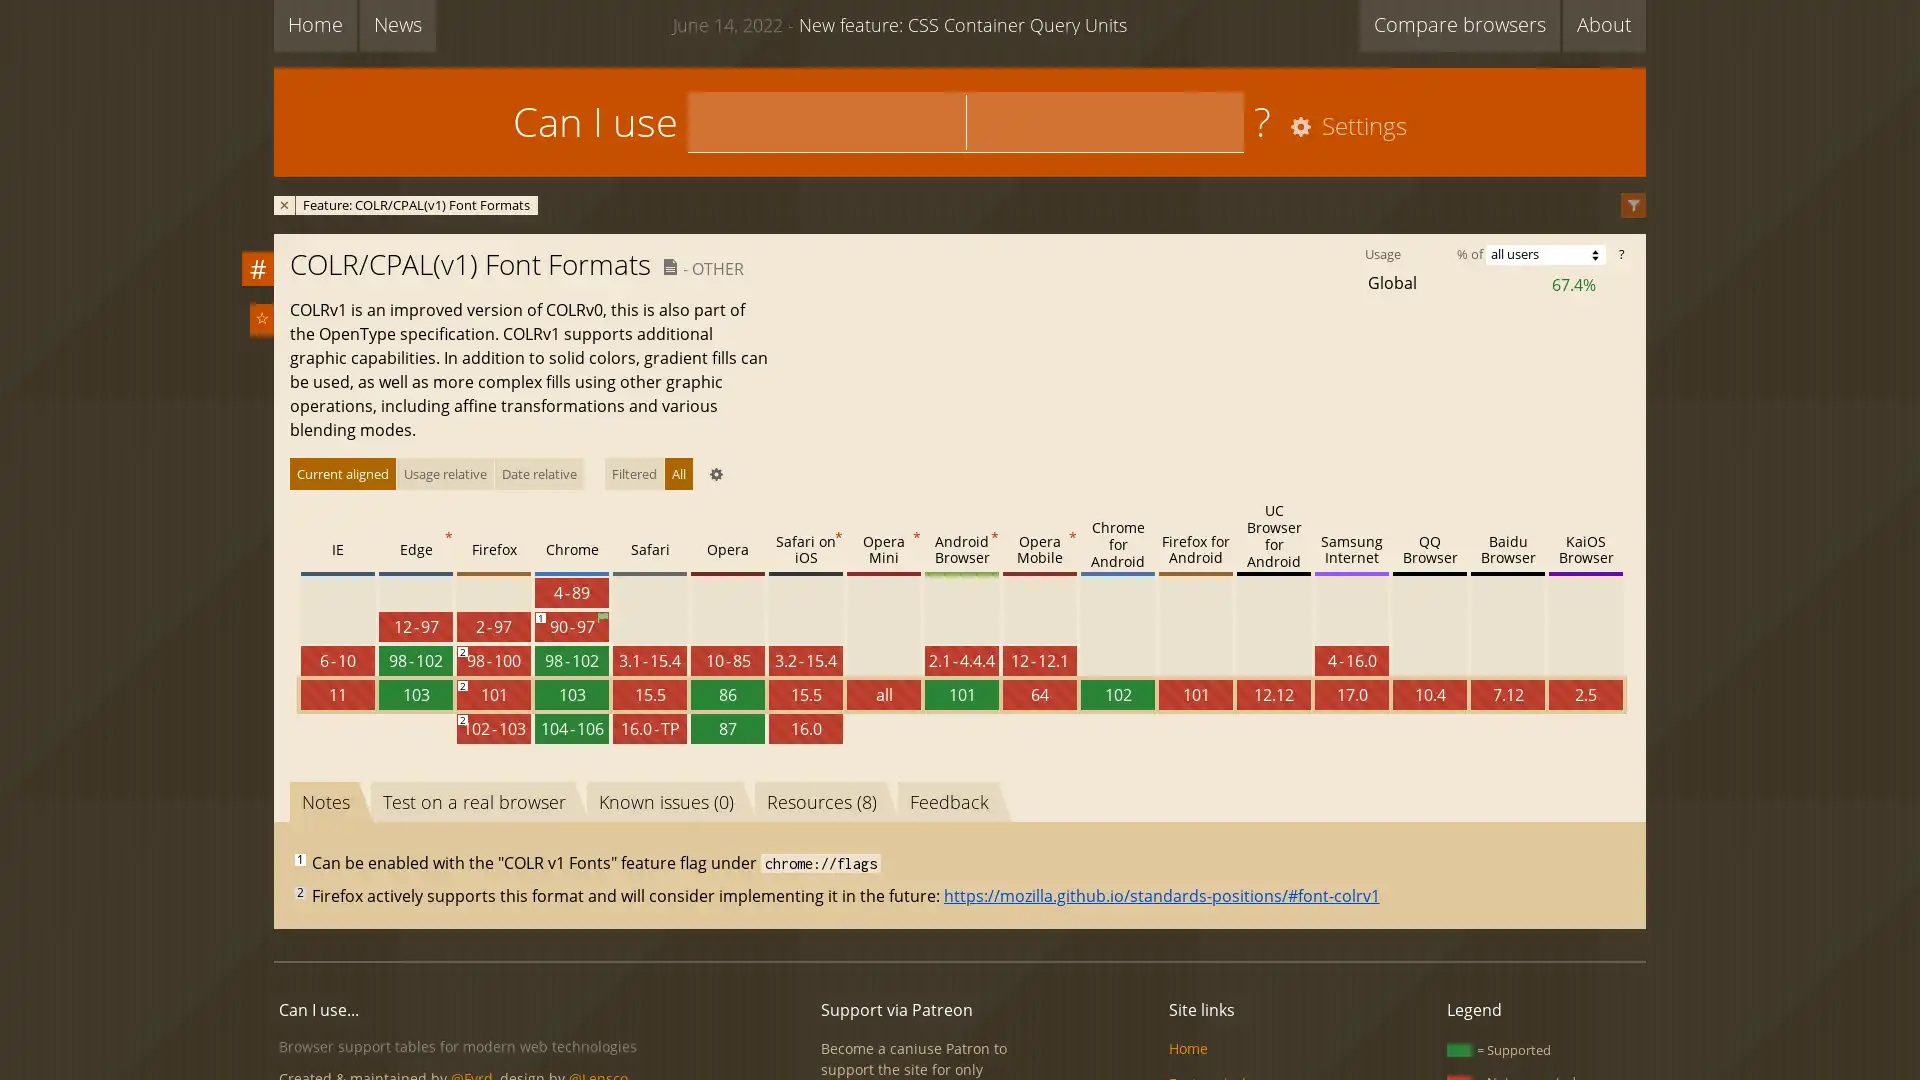 The image size is (1920, 1080). What do you see at coordinates (678, 474) in the screenshot?
I see `All` at bounding box center [678, 474].